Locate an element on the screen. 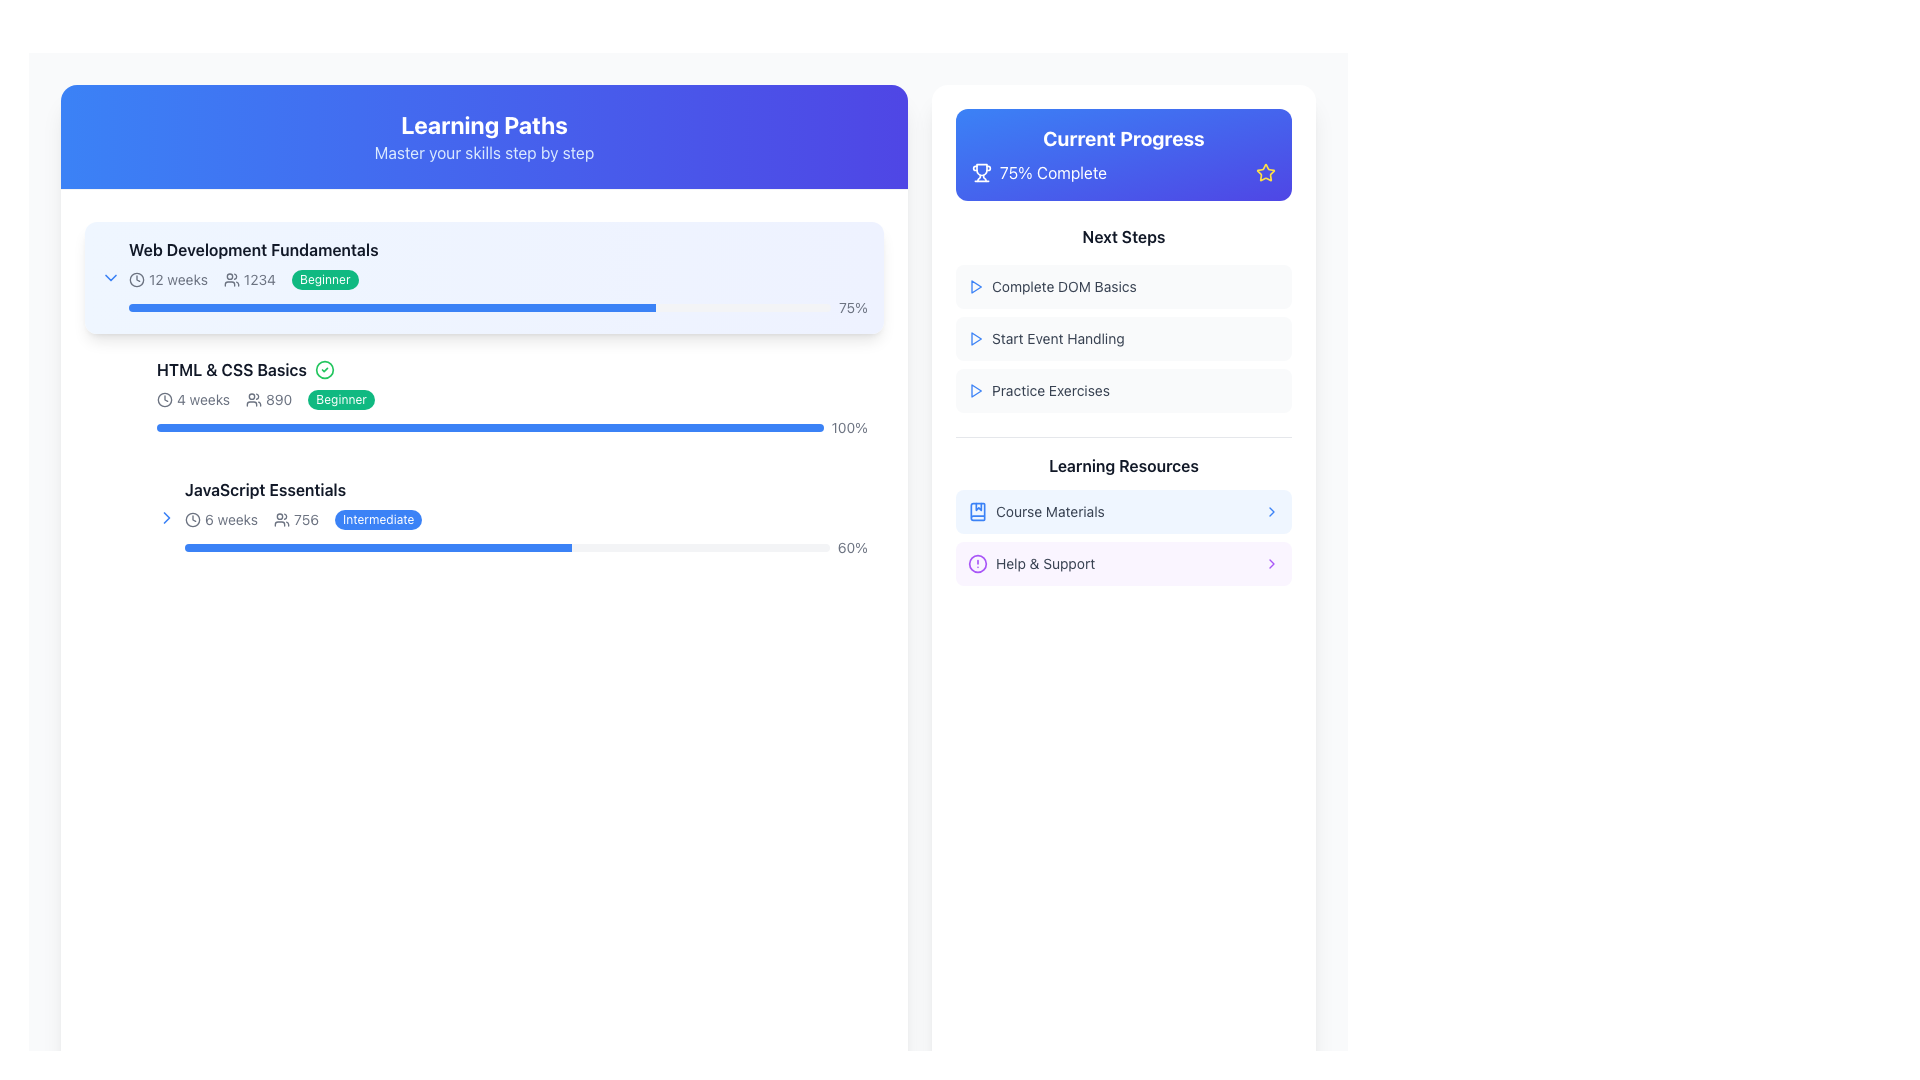 The width and height of the screenshot is (1920, 1080). the star-shaped icon in golden yellow located at the top-right corner of the 'Current Progress' card, next to the '75% Complete' text is located at coordinates (1265, 172).